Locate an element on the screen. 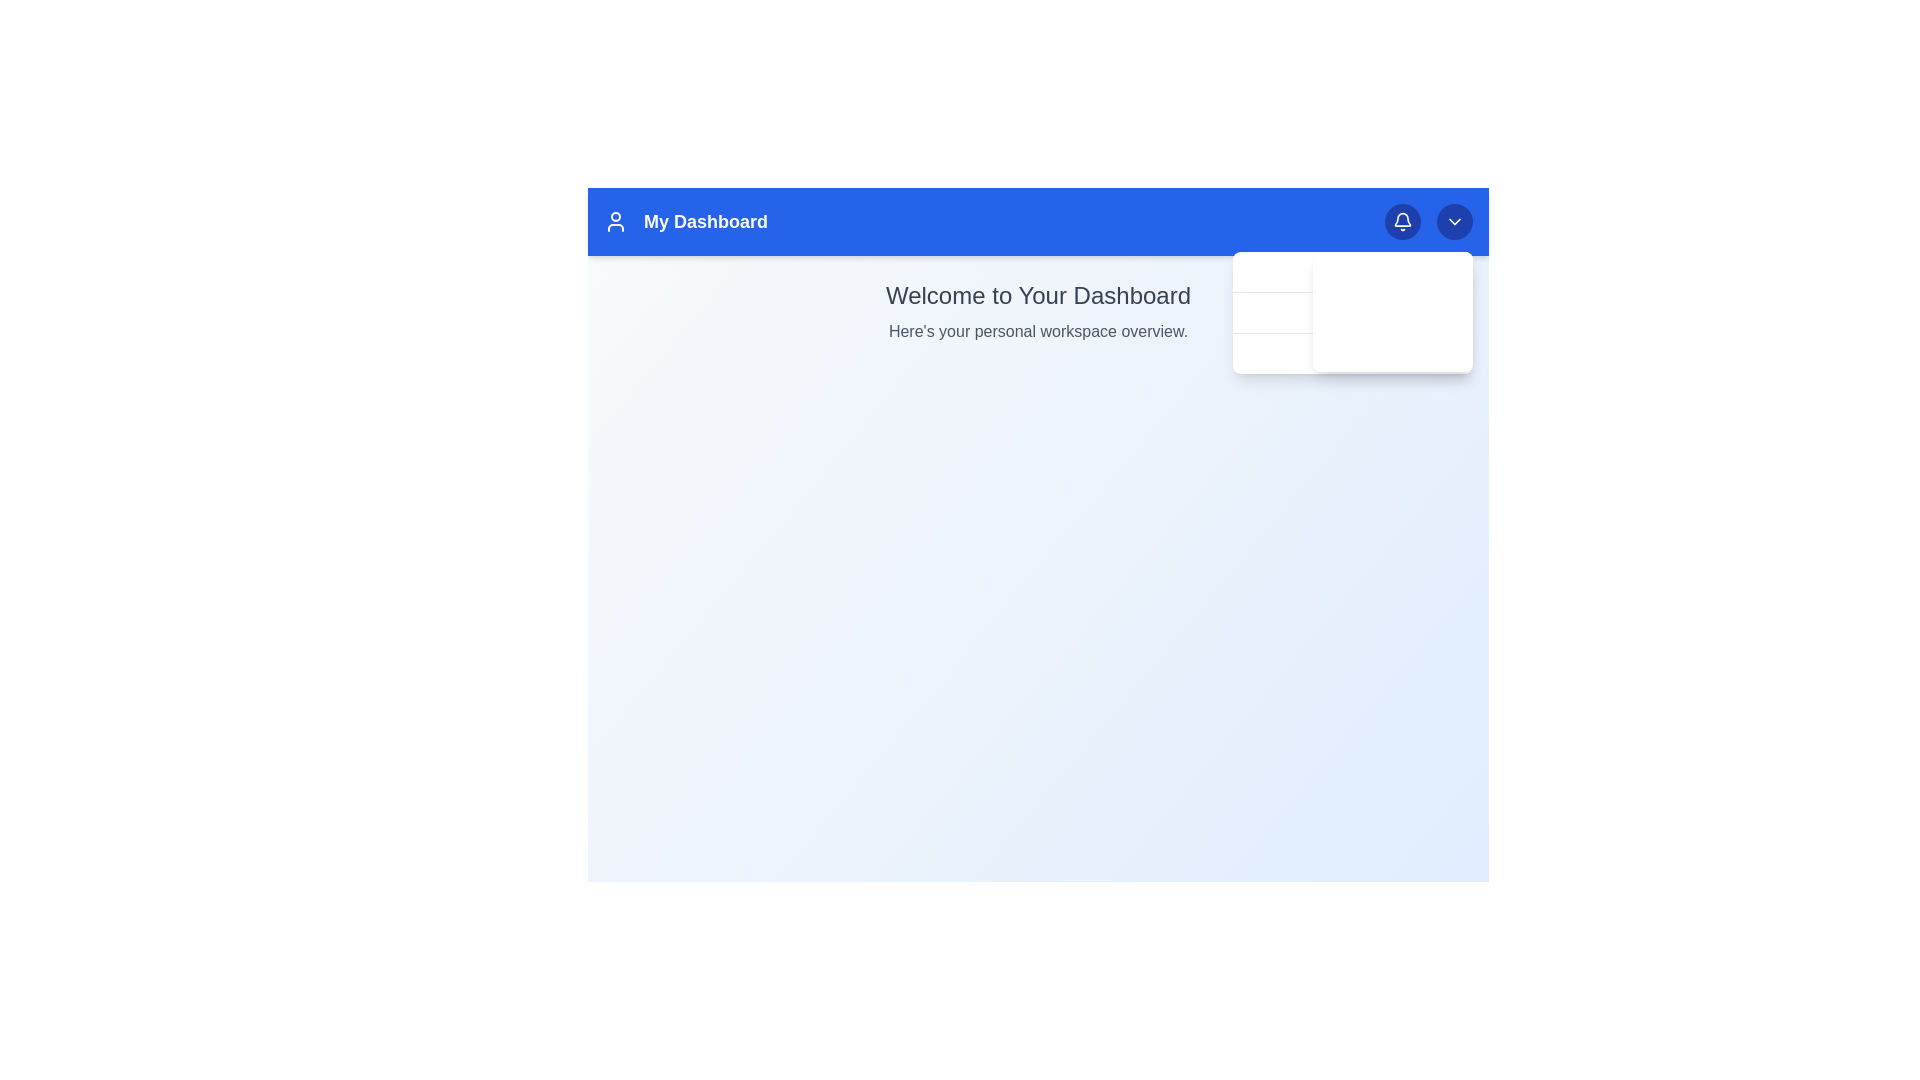 This screenshot has width=1920, height=1080. the circular blue button with a downward pointing chevron icon located in the top-right corner of the header section is located at coordinates (1454, 222).